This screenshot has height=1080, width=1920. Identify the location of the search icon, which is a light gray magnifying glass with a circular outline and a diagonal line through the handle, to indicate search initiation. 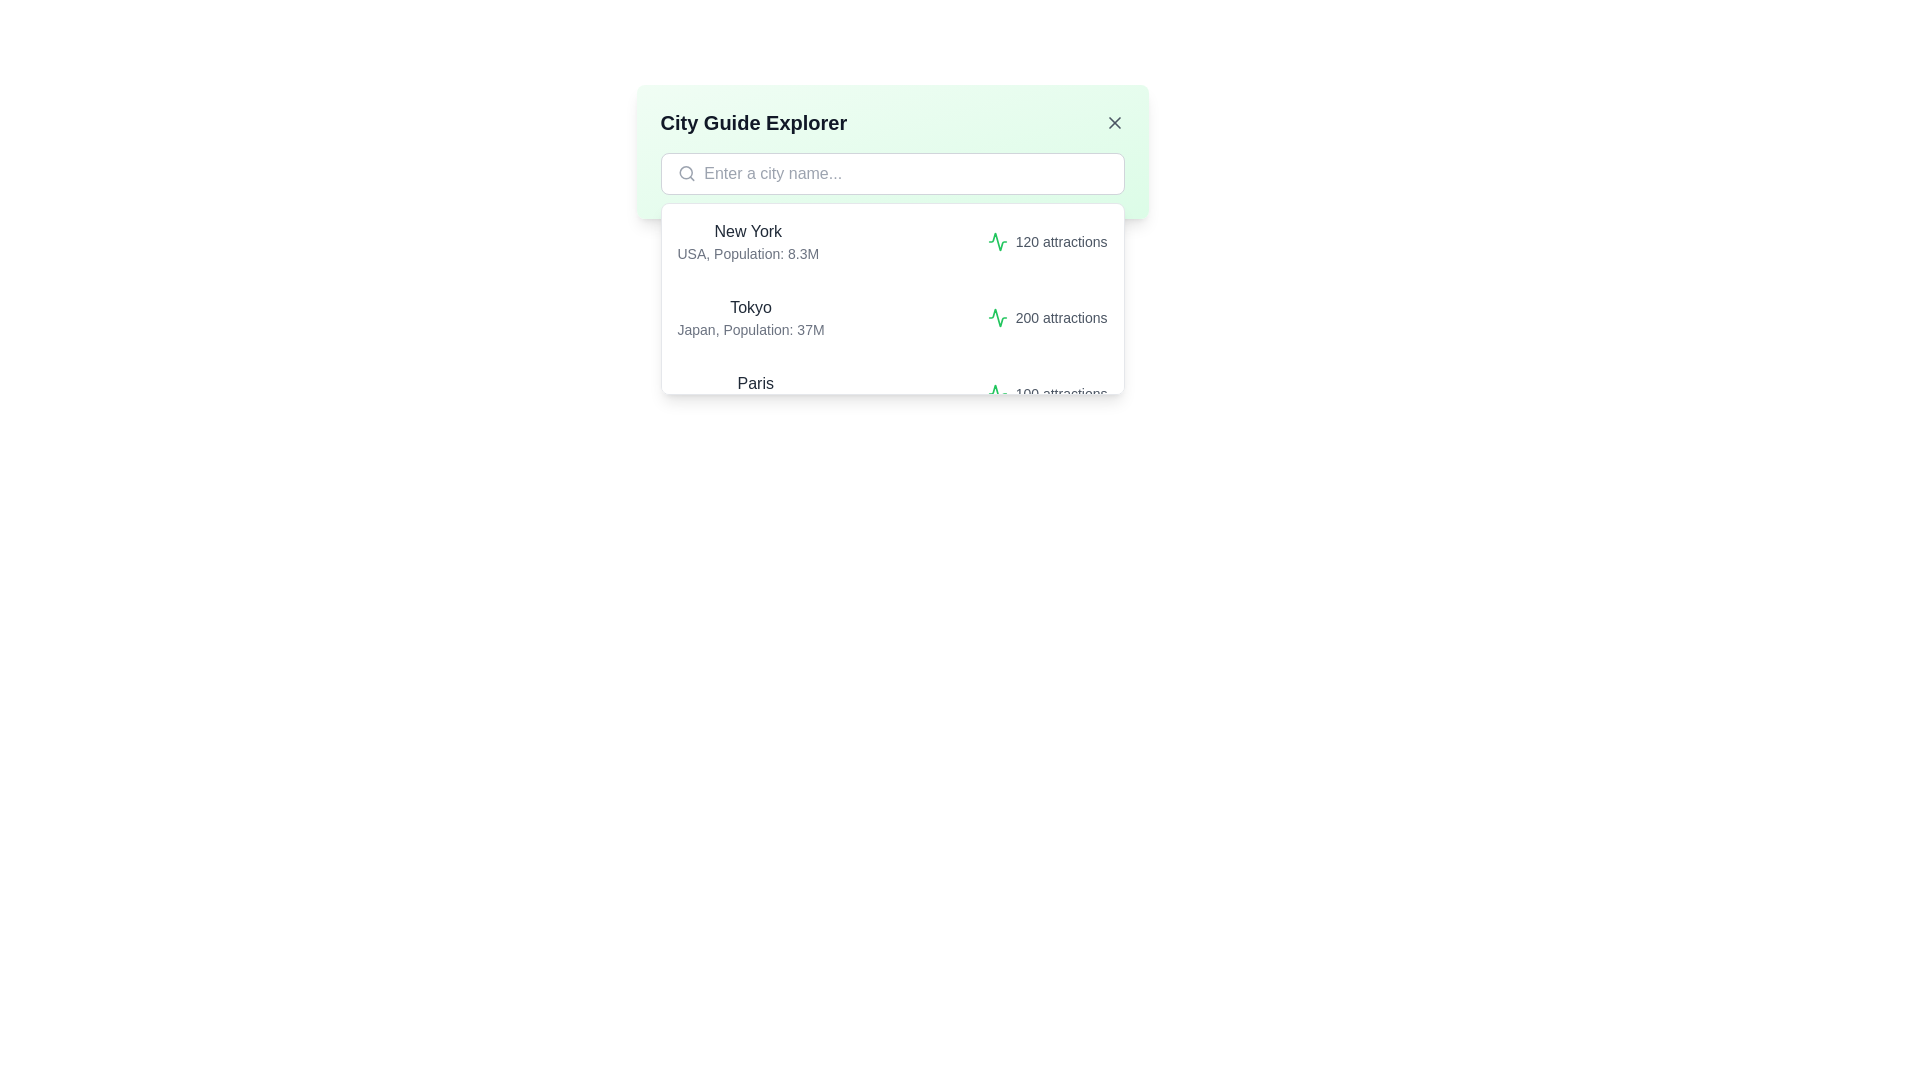
(686, 172).